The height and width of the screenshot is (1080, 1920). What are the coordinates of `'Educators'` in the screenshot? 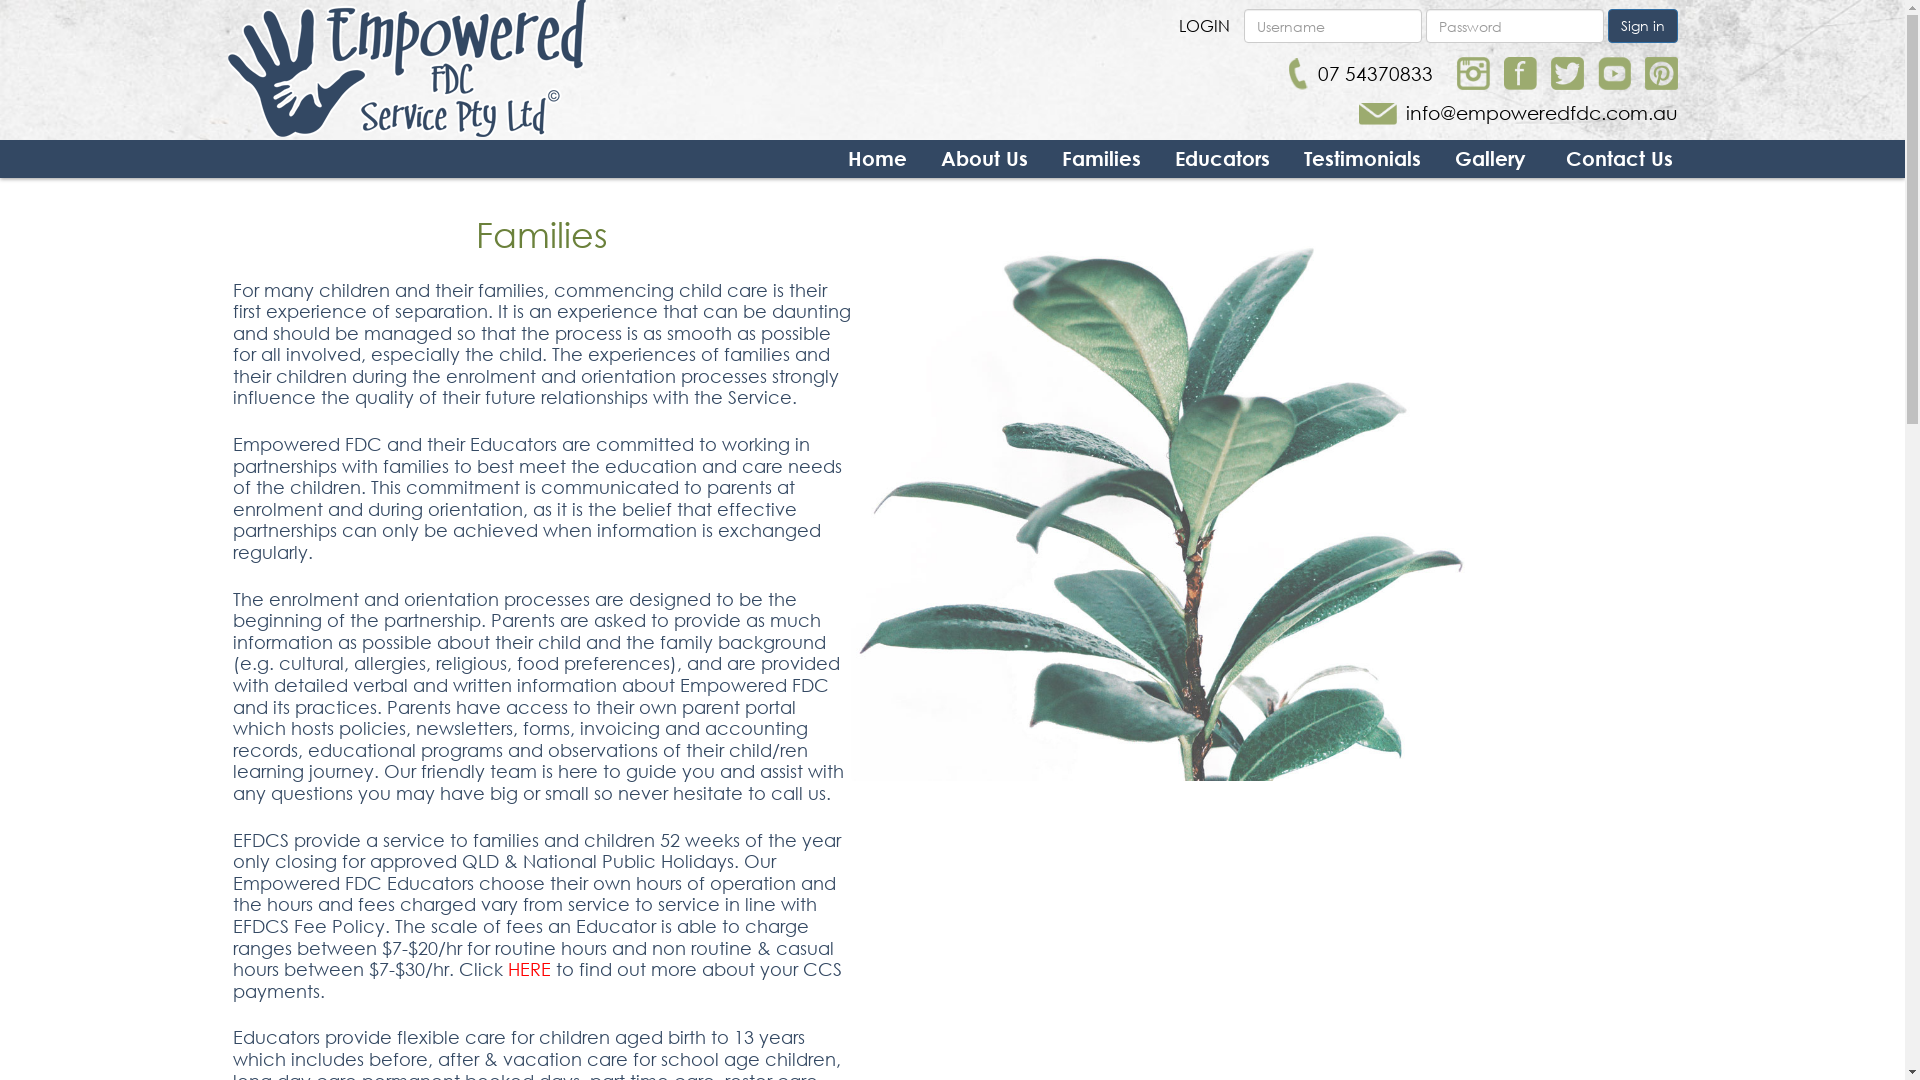 It's located at (1174, 157).